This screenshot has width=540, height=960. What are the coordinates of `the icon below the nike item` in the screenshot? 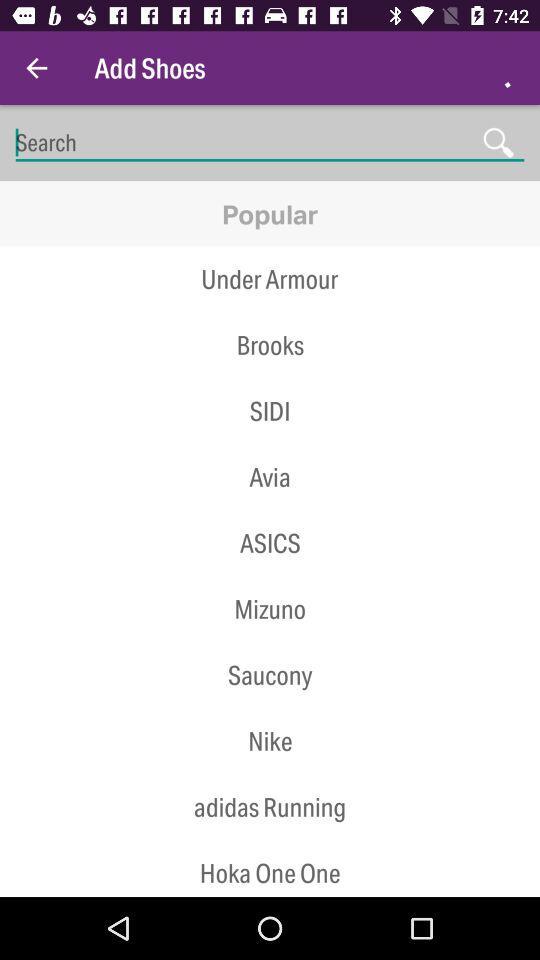 It's located at (270, 807).